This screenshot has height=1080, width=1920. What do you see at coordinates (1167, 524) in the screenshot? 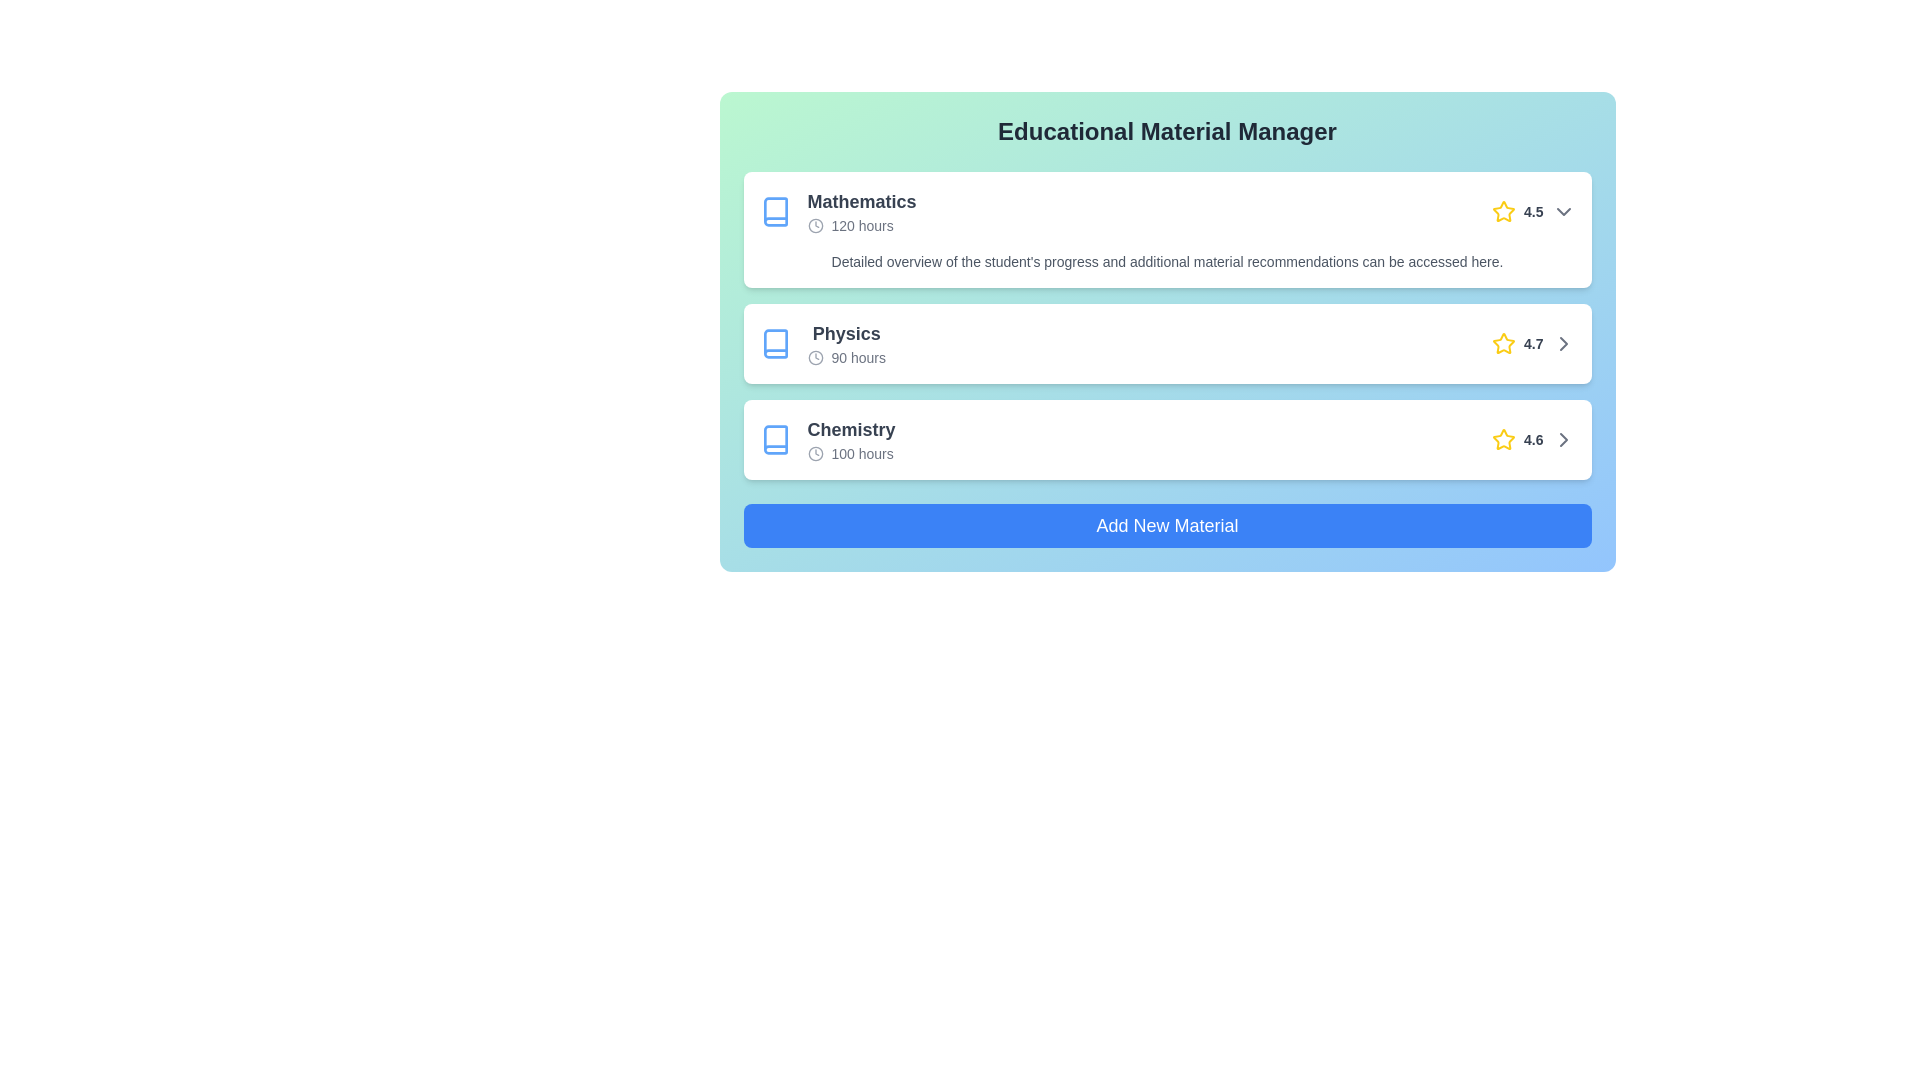
I see `the 'Add New Material' button to initiate the process of adding a new material` at bounding box center [1167, 524].